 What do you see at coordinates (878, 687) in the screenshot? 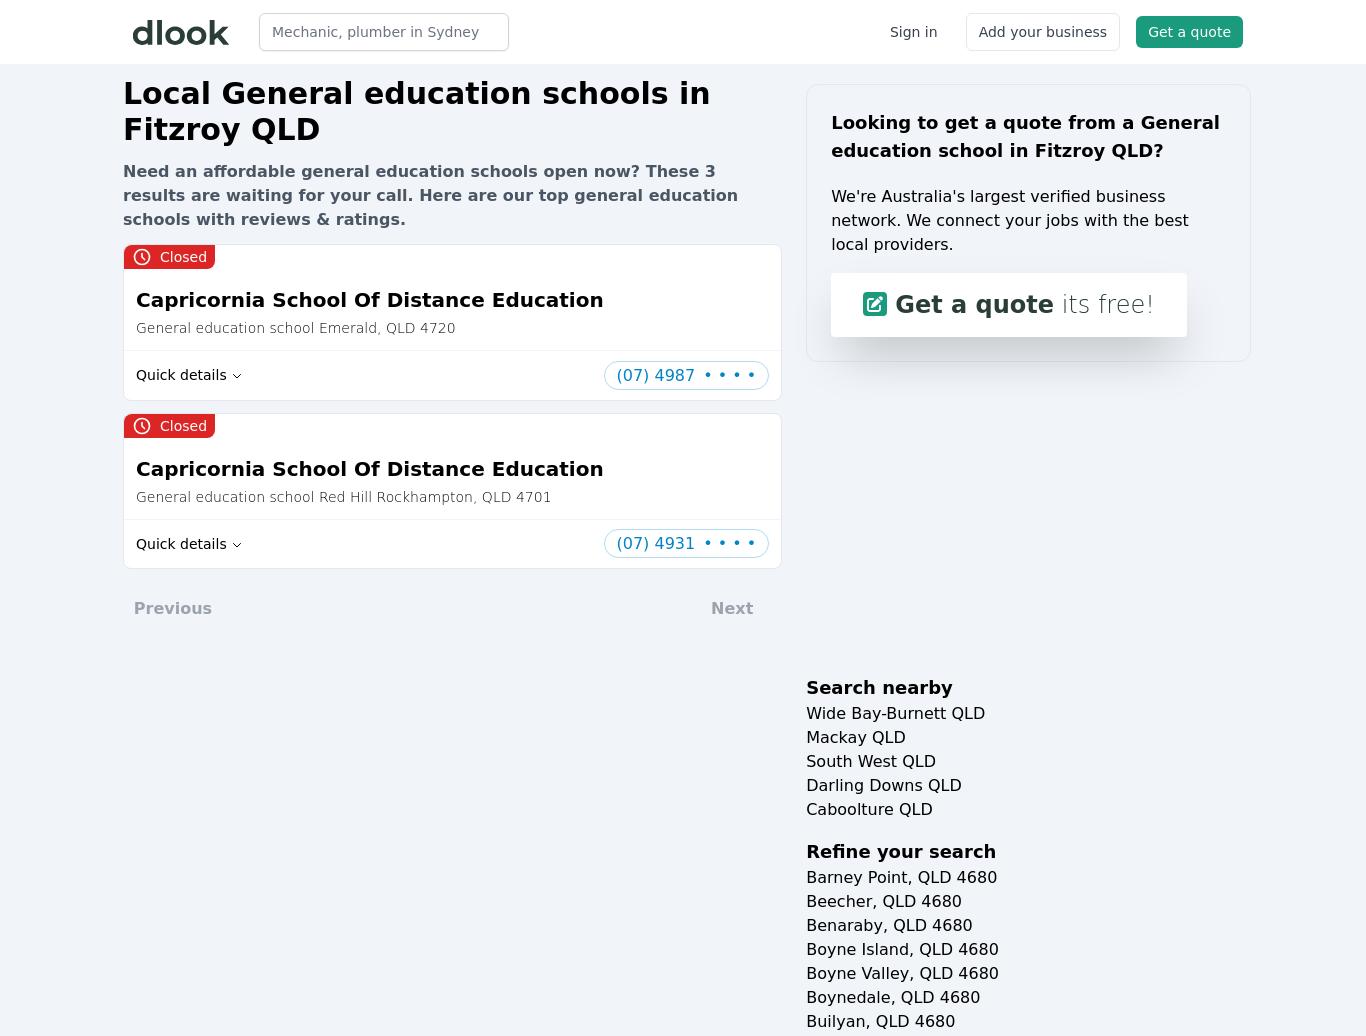
I see `'Search nearby'` at bounding box center [878, 687].